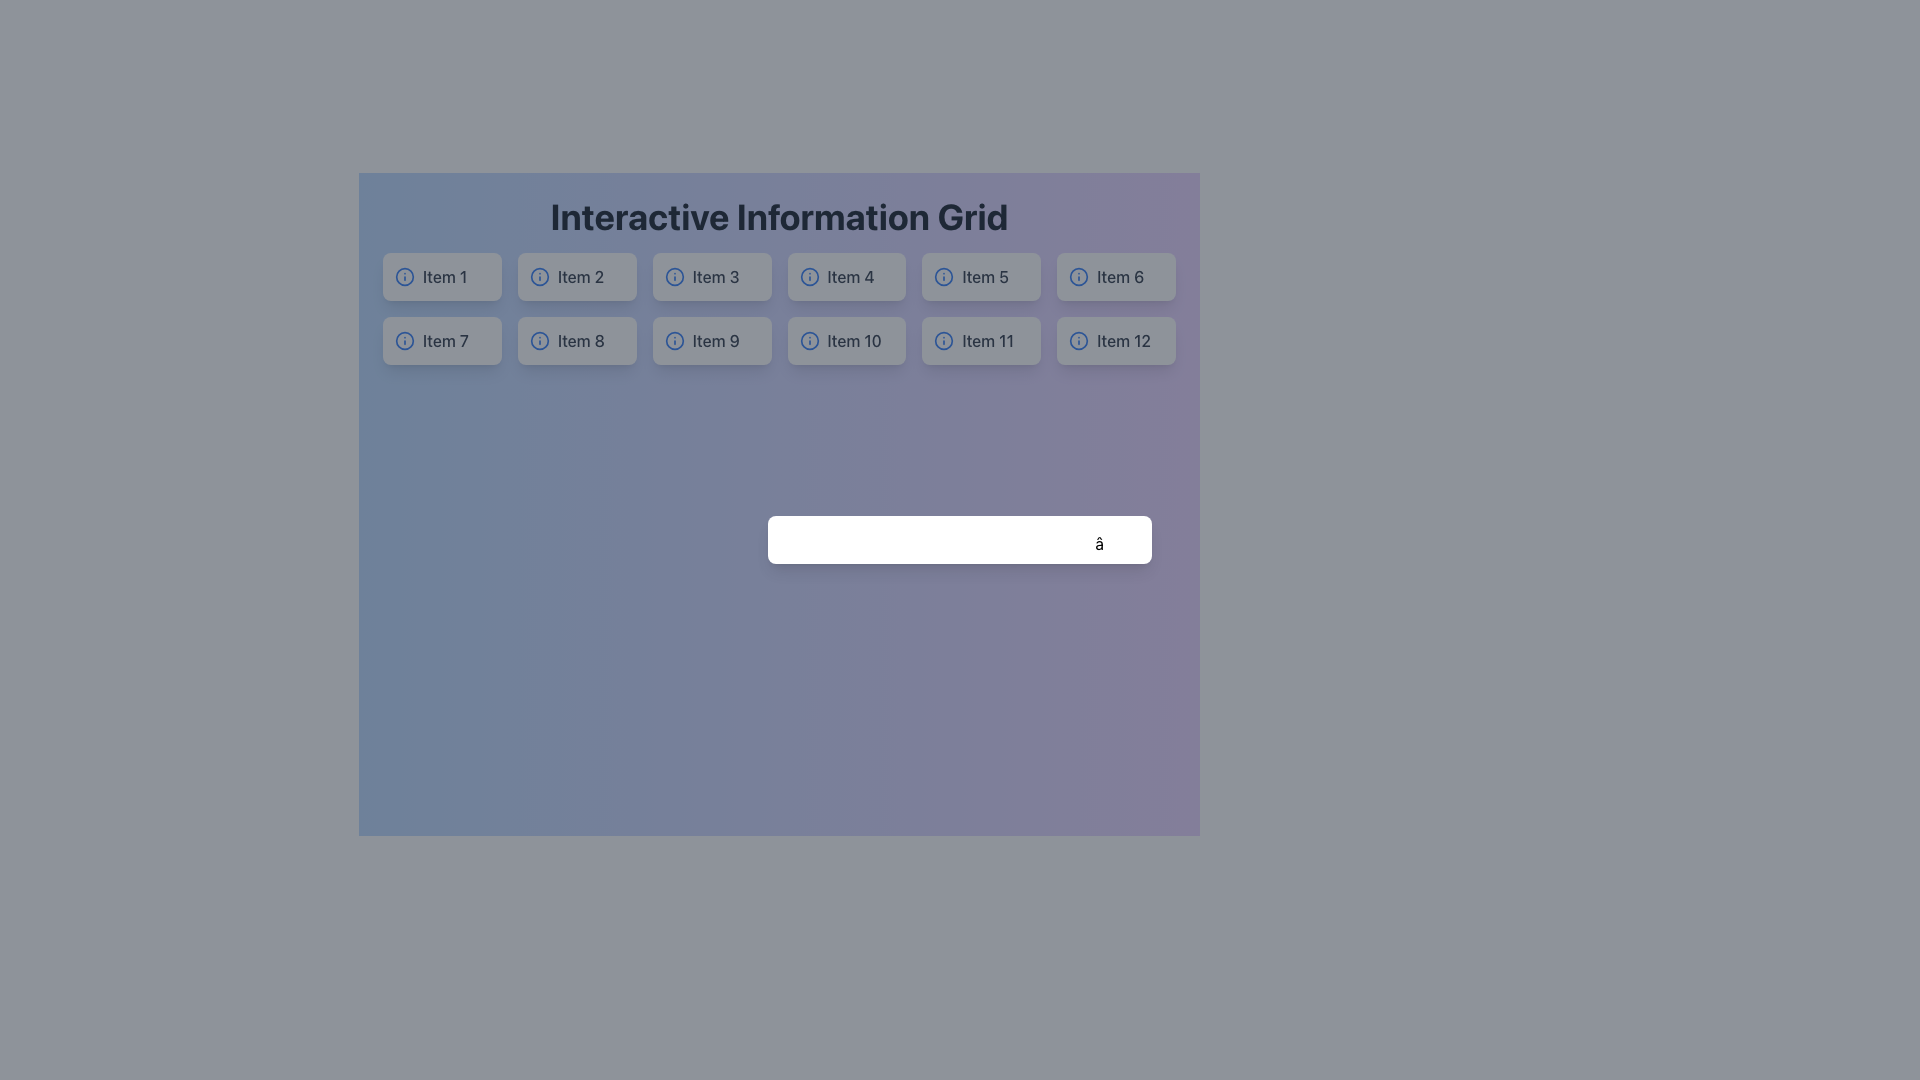 The height and width of the screenshot is (1080, 1920). What do you see at coordinates (943, 339) in the screenshot?
I see `the Decorative SVG circle that serves as a symbolic aspect of the icon for 'Item 11', located in the second row, second column from the right in the grid structure` at bounding box center [943, 339].